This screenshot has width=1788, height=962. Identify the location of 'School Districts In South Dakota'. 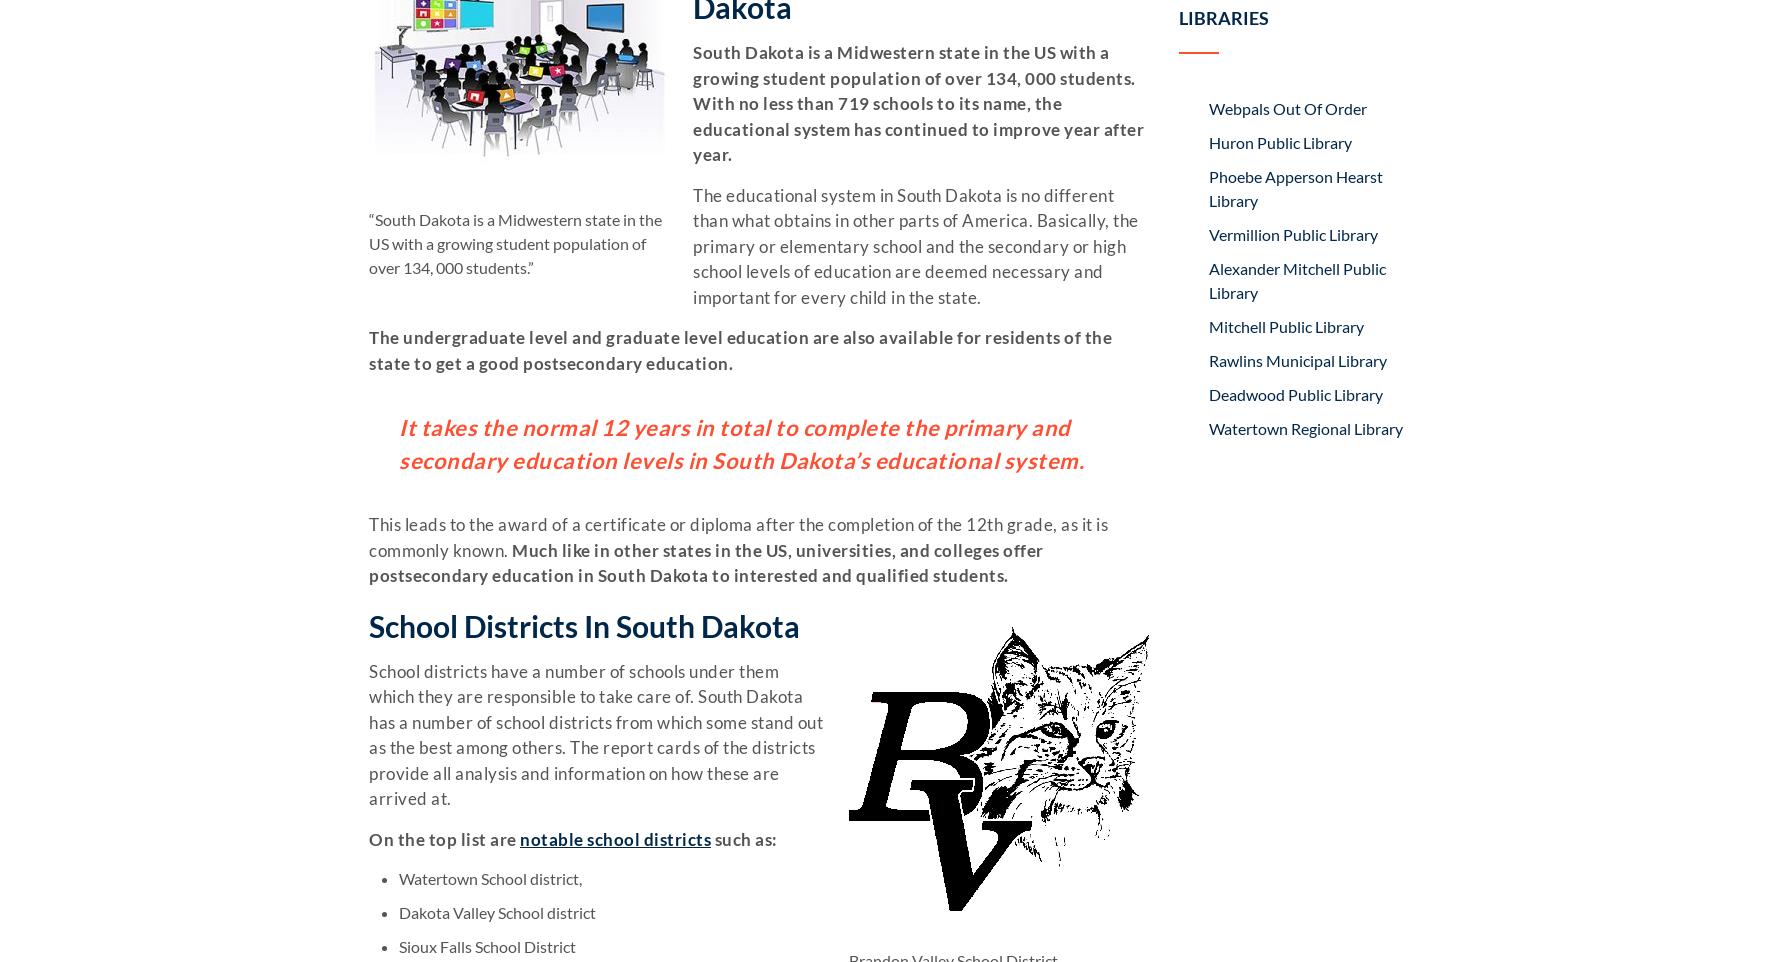
(584, 624).